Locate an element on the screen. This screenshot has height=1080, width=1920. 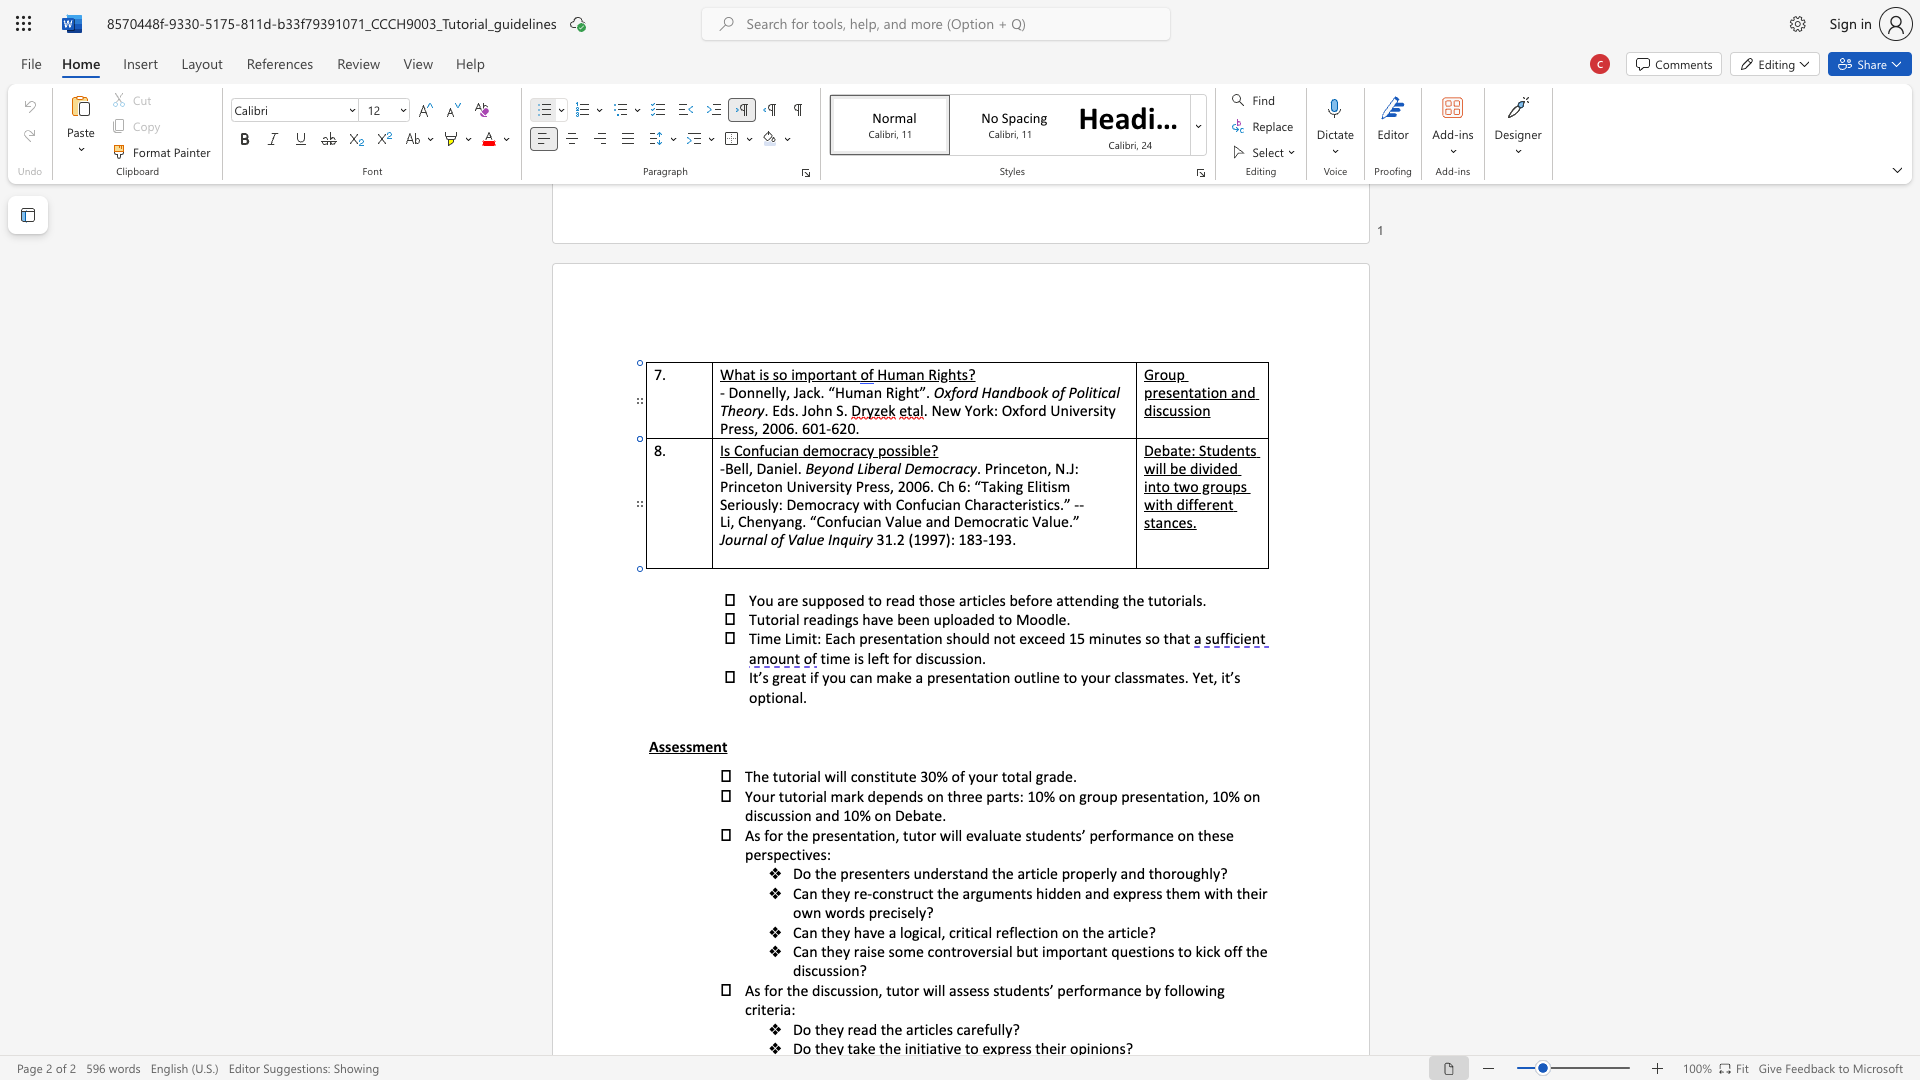
the 8th character "s" in the text is located at coordinates (986, 990).